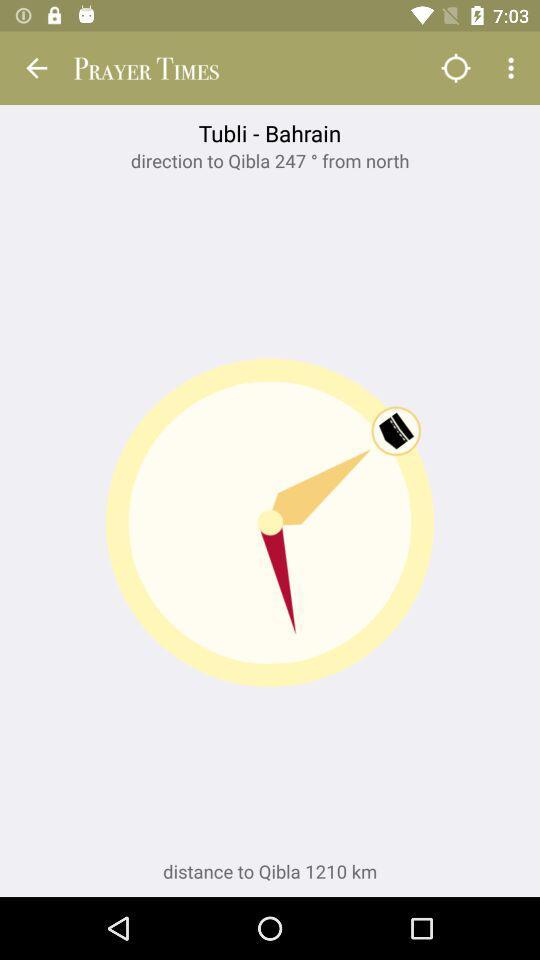  Describe the element at coordinates (455, 68) in the screenshot. I see `app above tubli - bahrain app` at that location.